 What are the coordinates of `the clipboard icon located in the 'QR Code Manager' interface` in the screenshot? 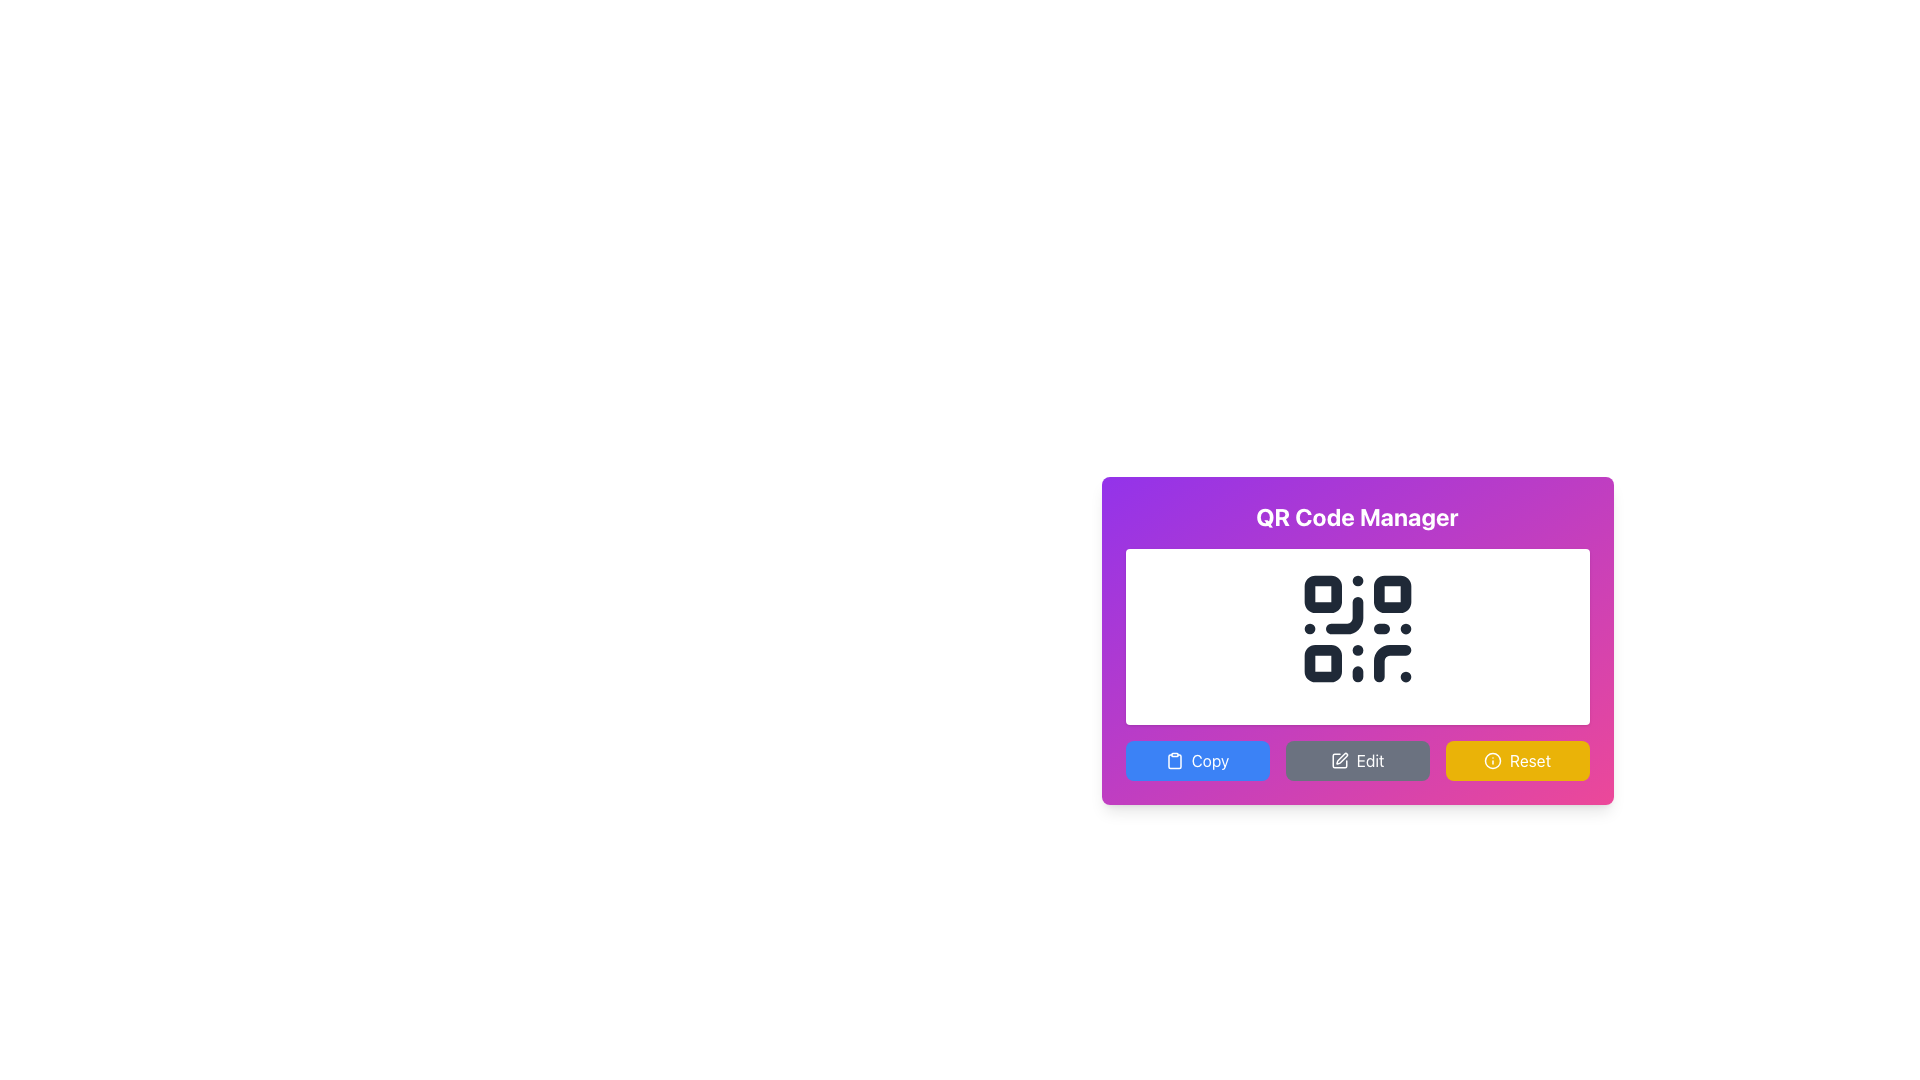 It's located at (1174, 761).